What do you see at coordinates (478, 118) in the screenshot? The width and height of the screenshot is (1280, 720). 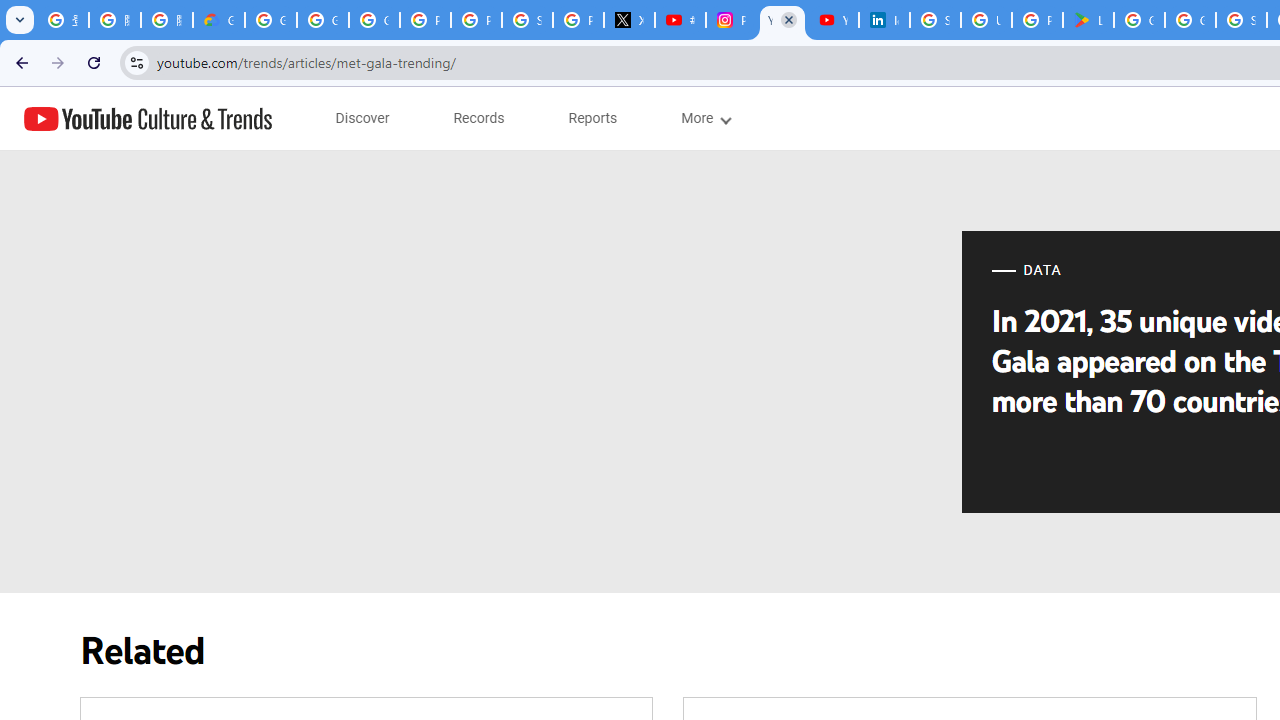 I see `'subnav-Records menupopup'` at bounding box center [478, 118].